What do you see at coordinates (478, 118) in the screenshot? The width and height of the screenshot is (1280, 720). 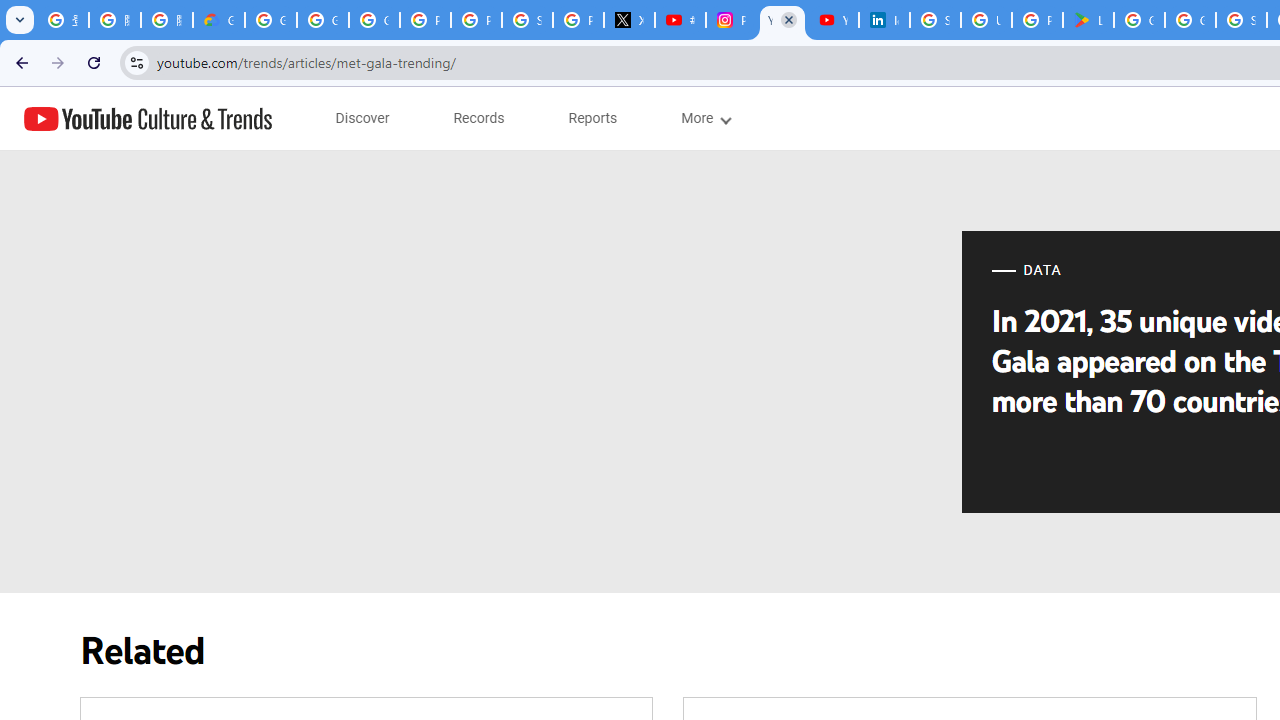 I see `'subnav-Records menupopup'` at bounding box center [478, 118].